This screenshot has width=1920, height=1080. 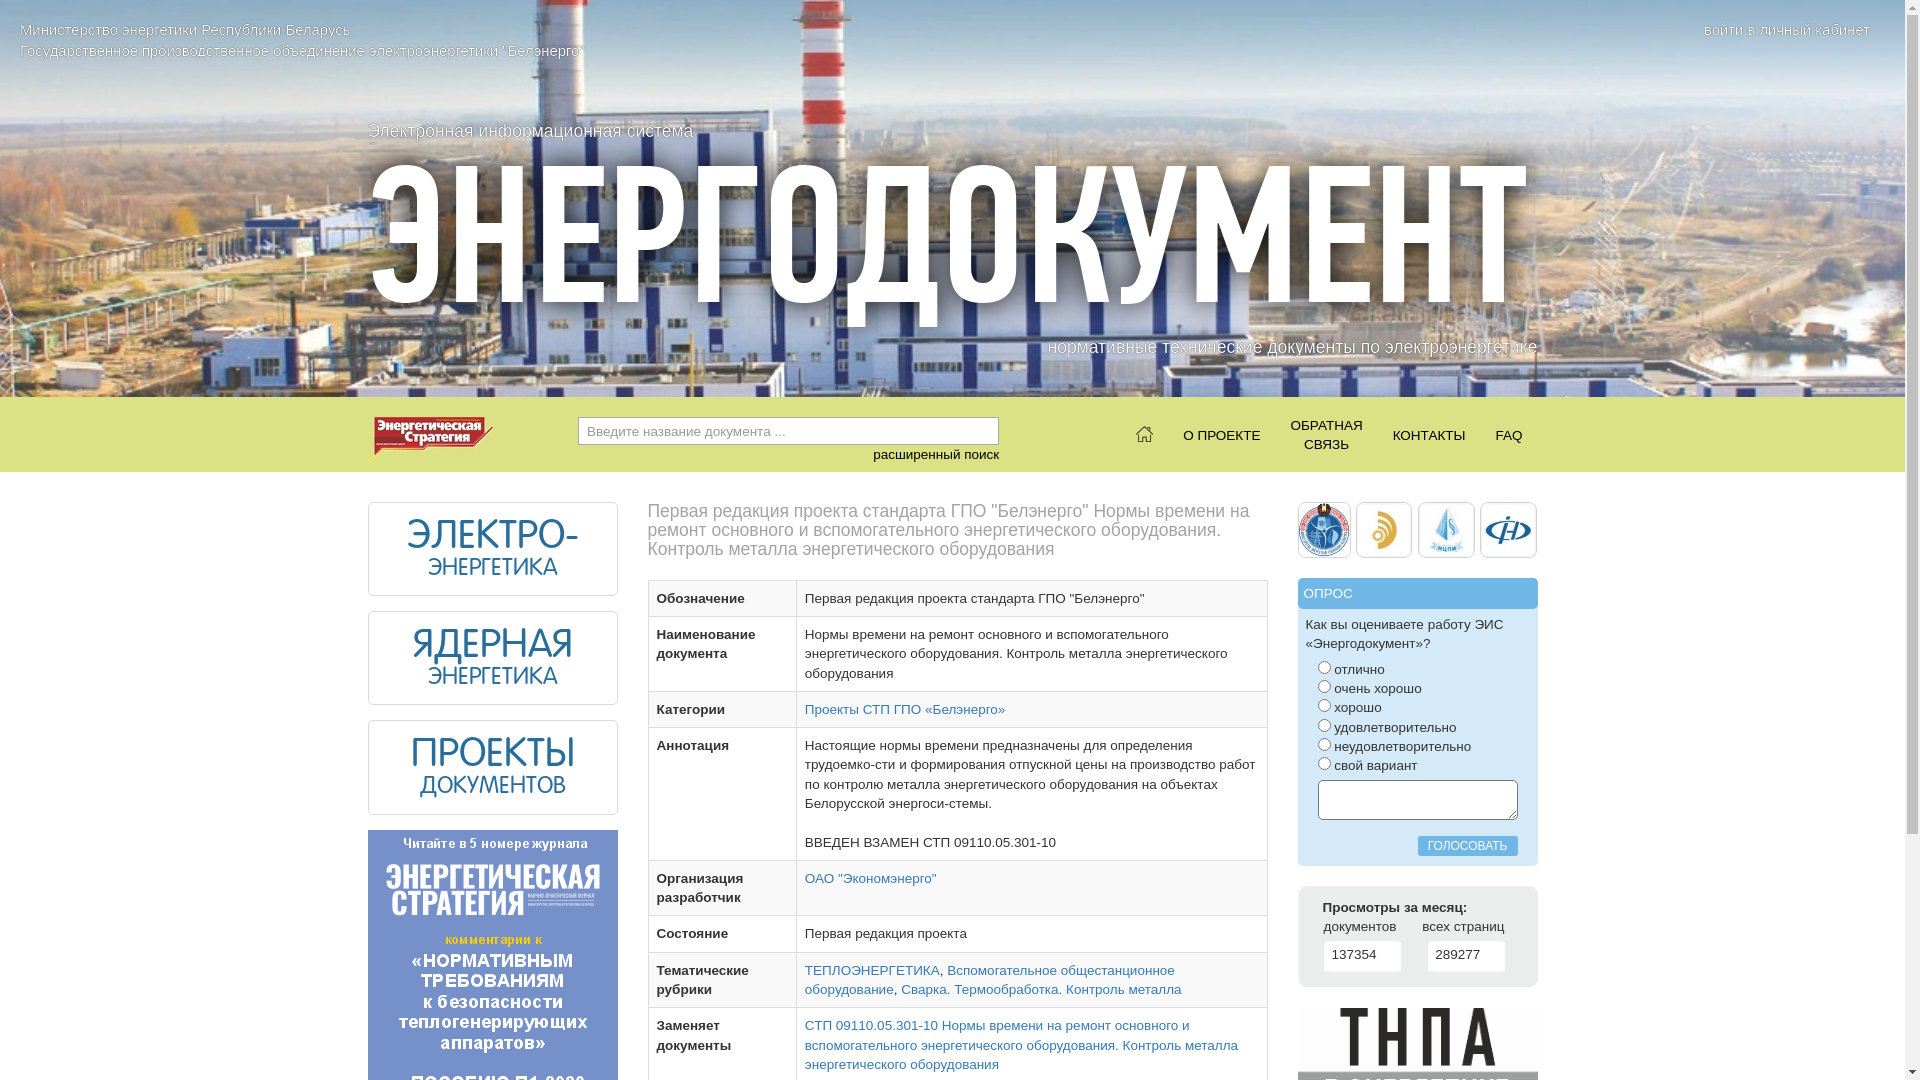 I want to click on 'FAQ', so click(x=1508, y=433).